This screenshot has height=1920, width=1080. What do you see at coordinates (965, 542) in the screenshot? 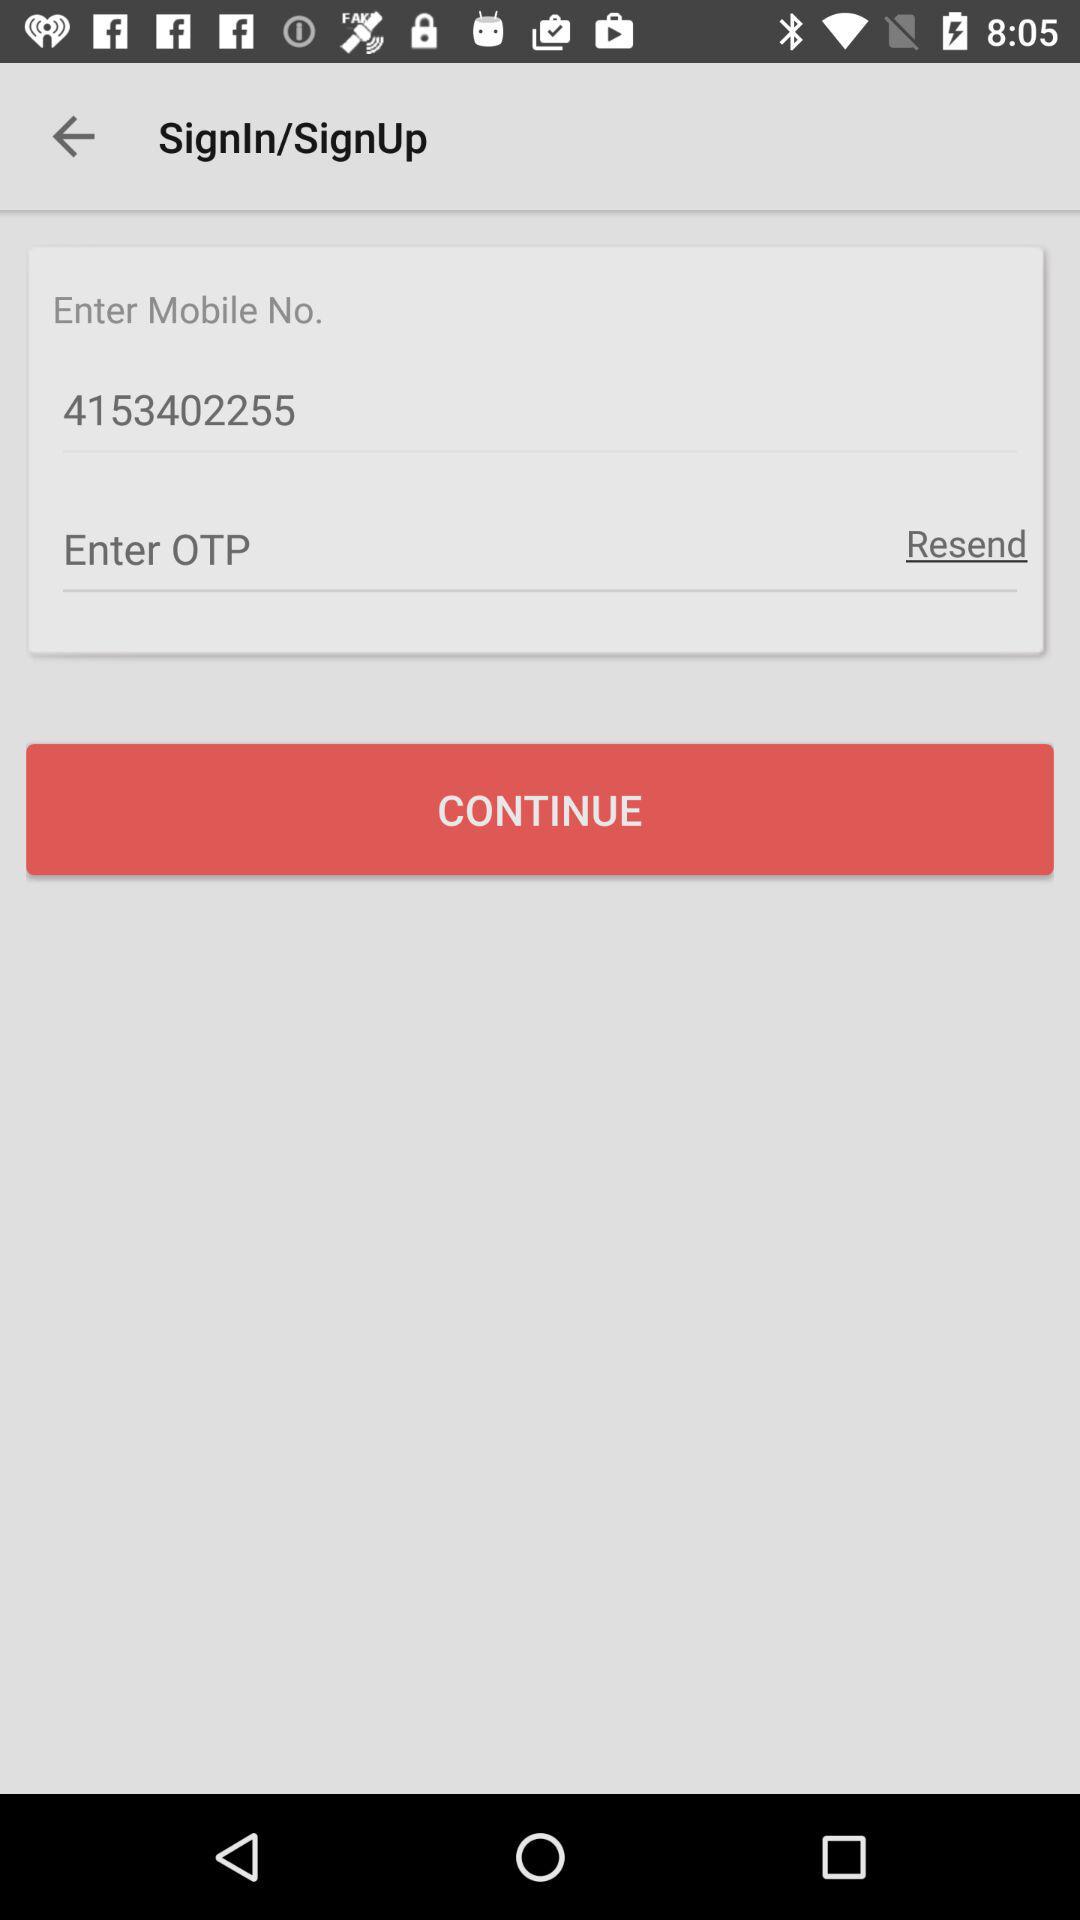
I see `the icon below the 4153402255 icon` at bounding box center [965, 542].